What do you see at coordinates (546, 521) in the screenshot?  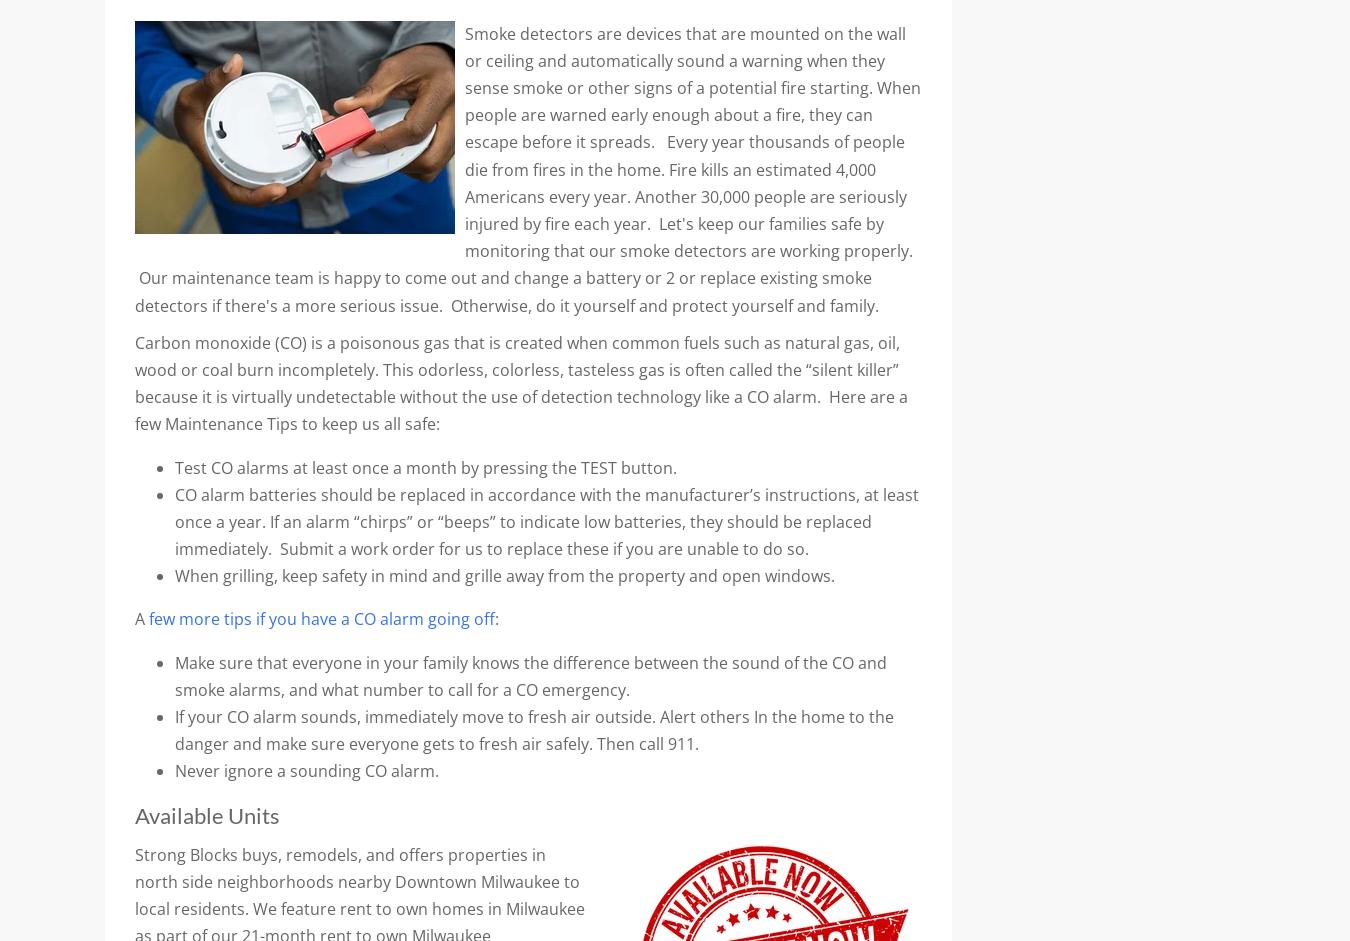 I see `'CO alarm batteries should be replaced in accordance with the manufacturer’s instructions, at least once a year. If an alarm “chirps” or “beeps” to indicate low batteries, they should be replaced immediately.  Submit a work order for us to replace these if you are unable to do so.'` at bounding box center [546, 521].